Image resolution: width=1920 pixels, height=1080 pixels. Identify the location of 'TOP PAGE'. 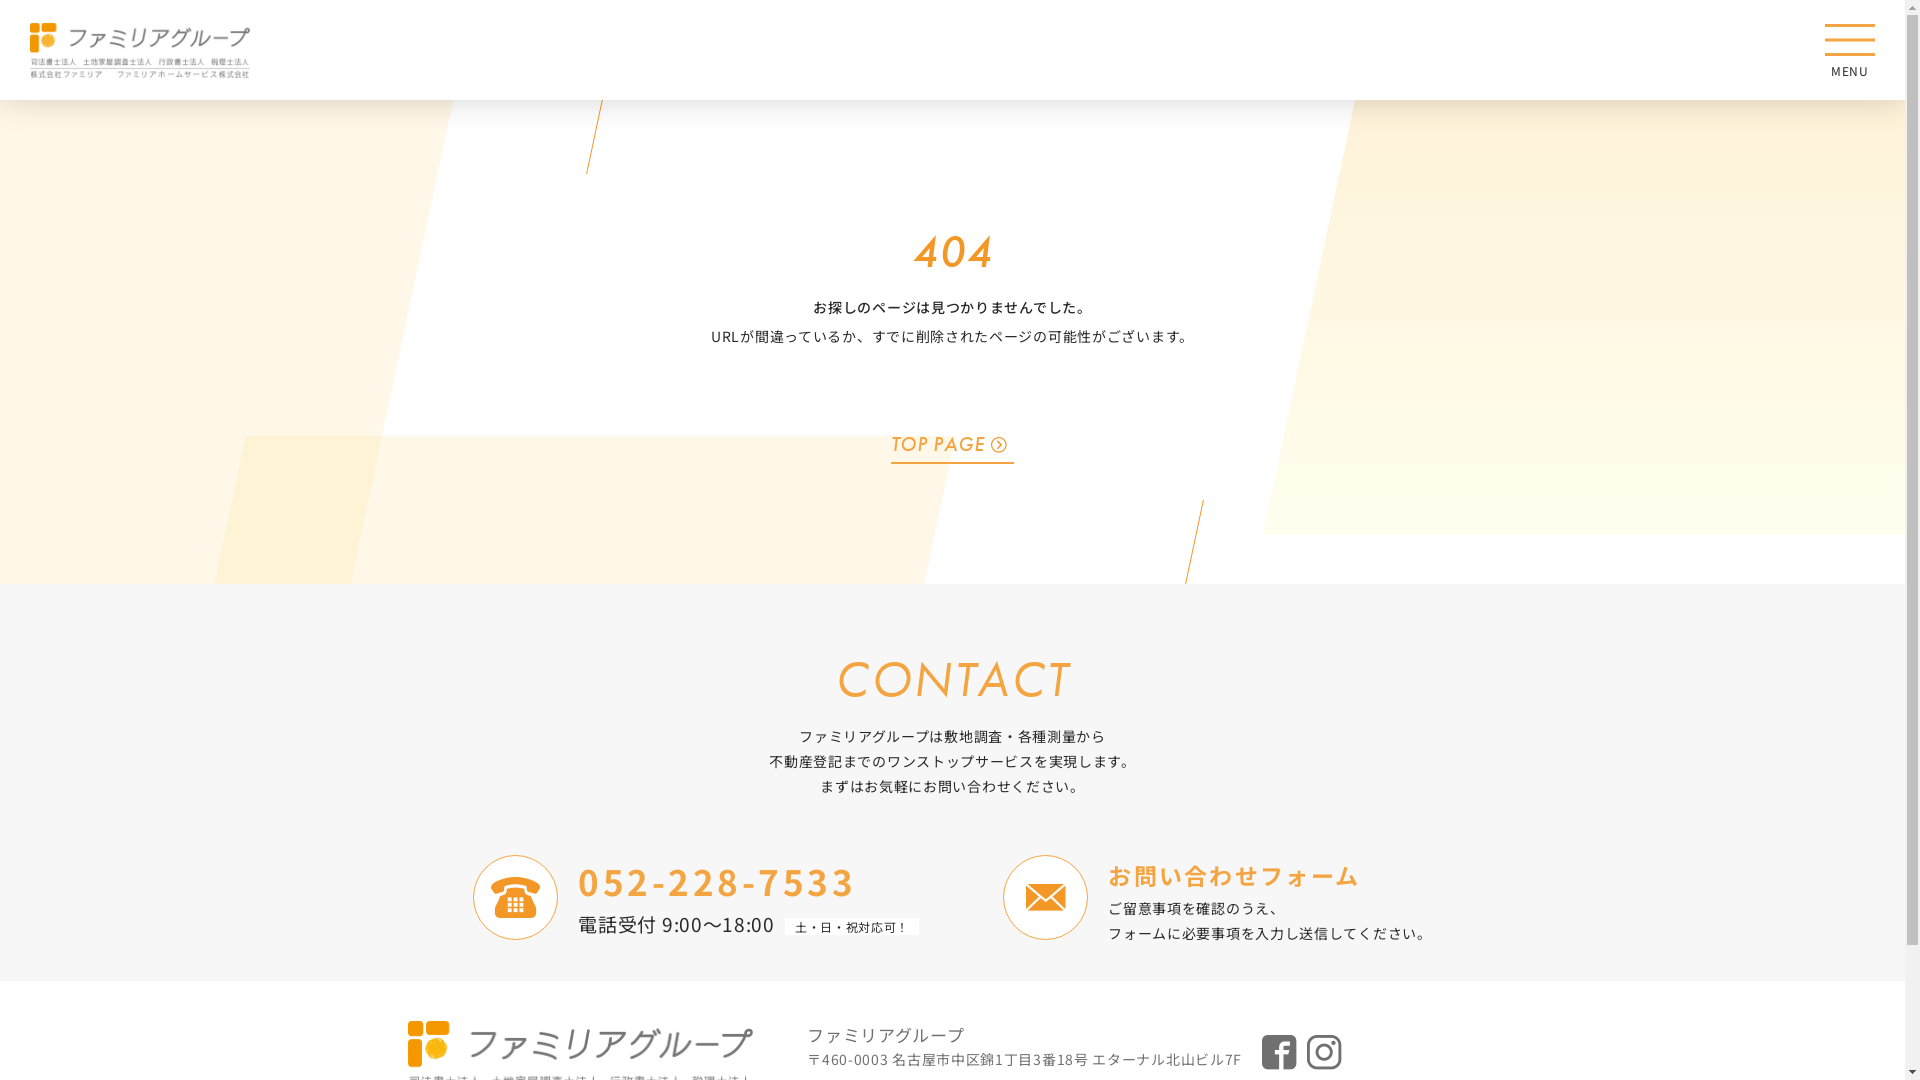
(952, 442).